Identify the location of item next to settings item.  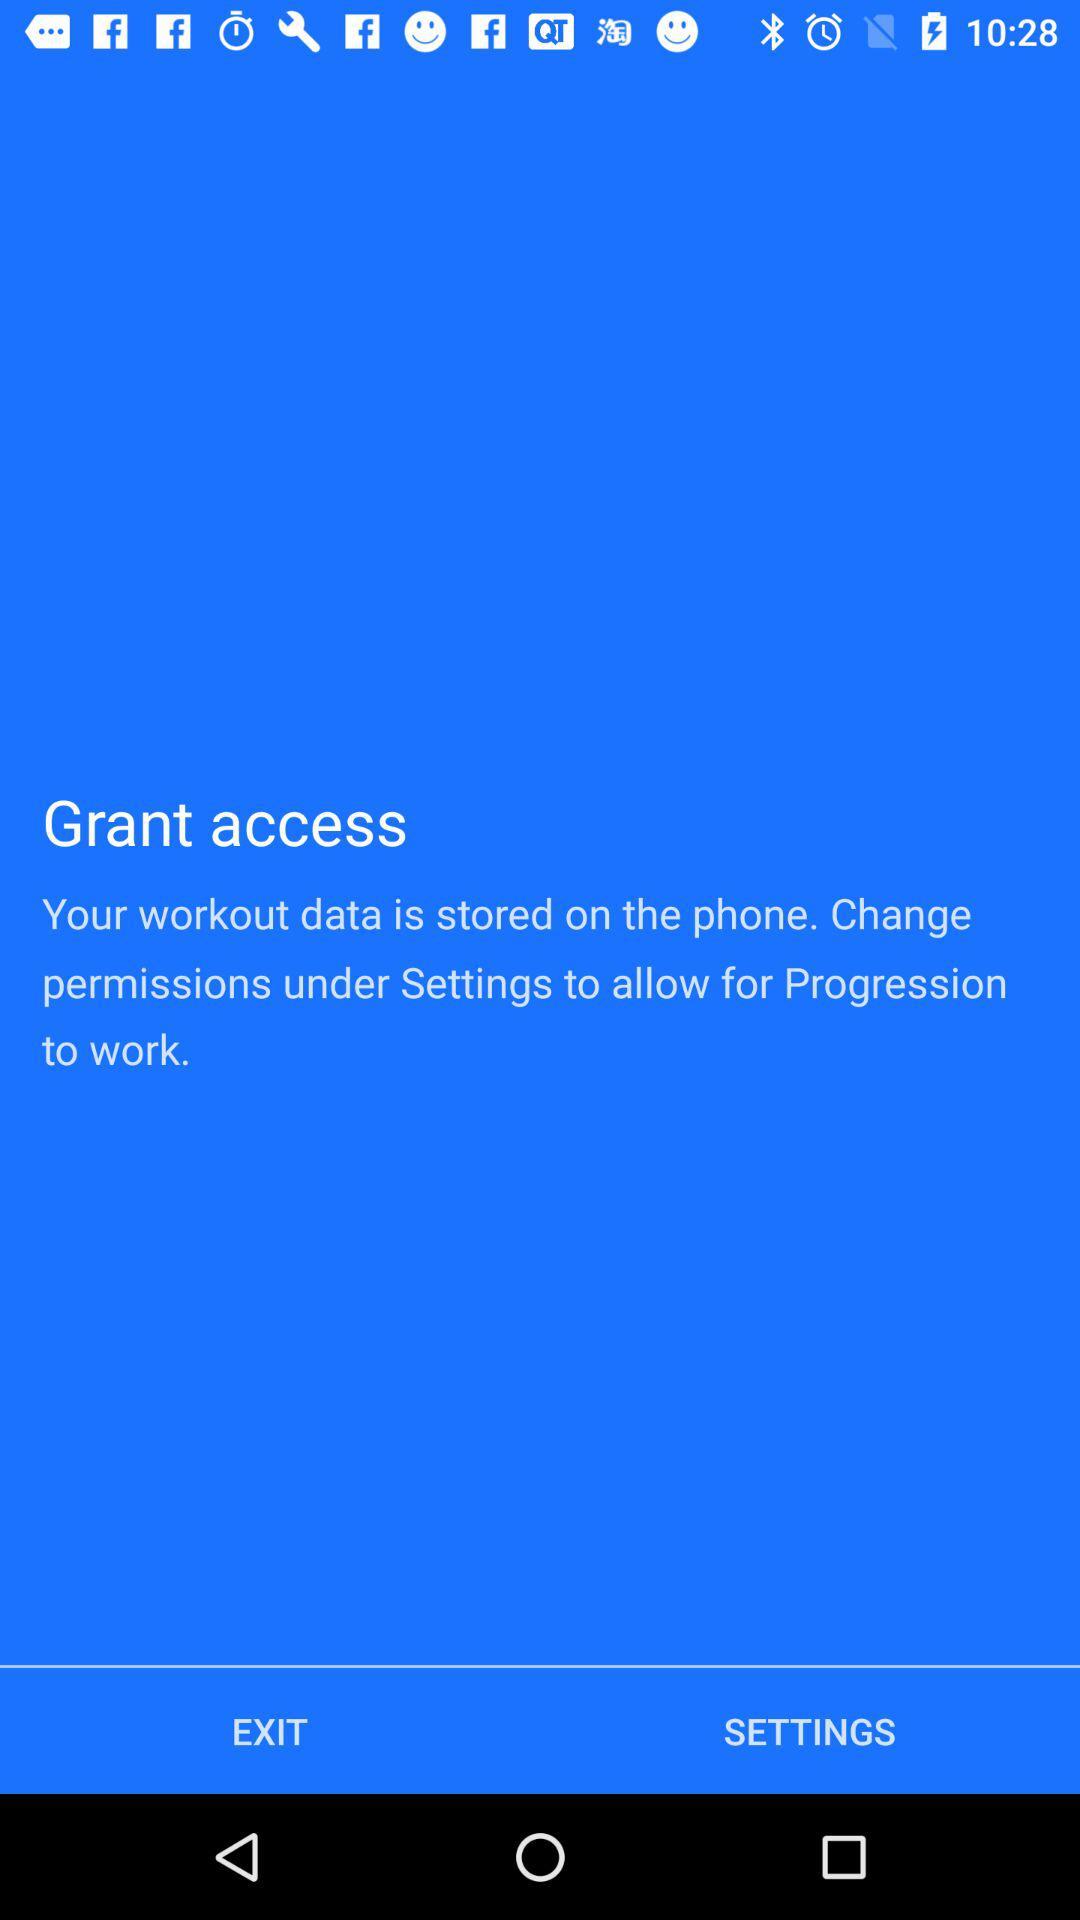
(270, 1730).